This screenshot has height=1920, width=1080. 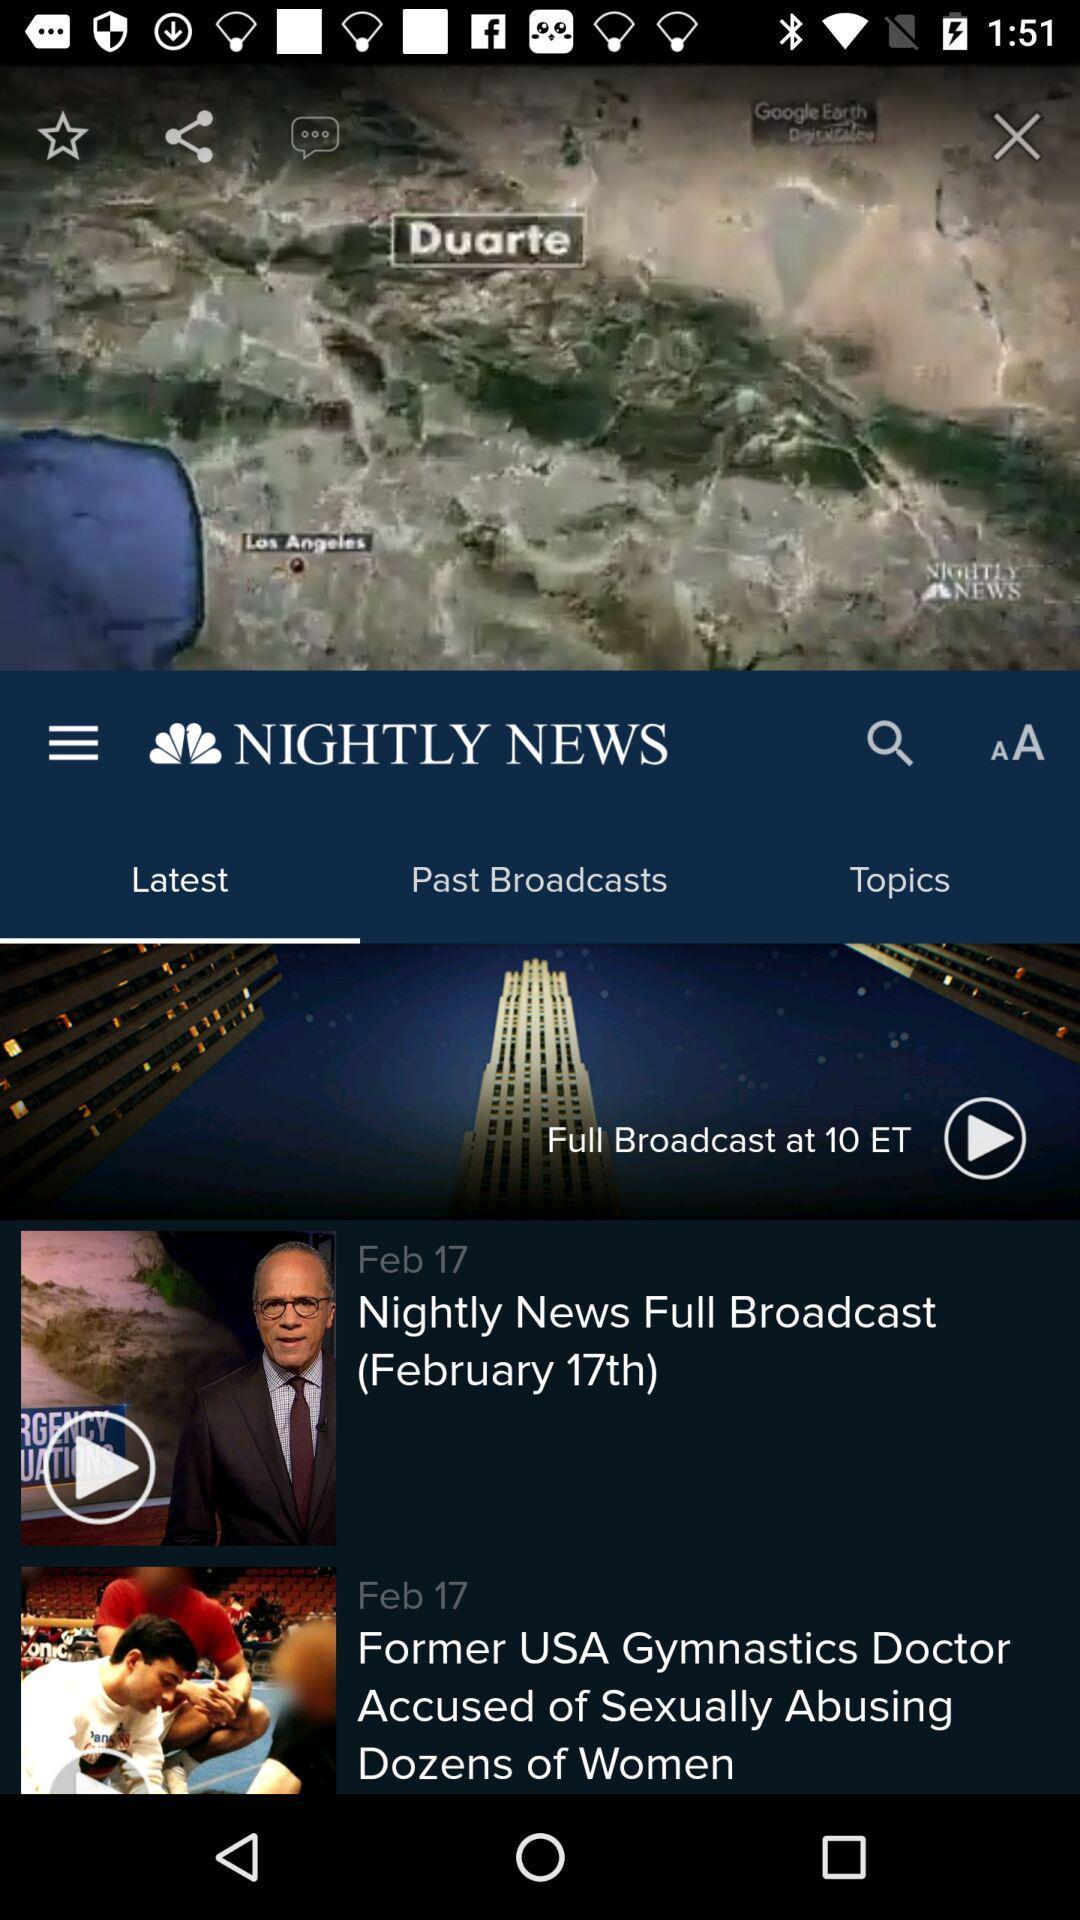 I want to click on the chat icon, so click(x=315, y=135).